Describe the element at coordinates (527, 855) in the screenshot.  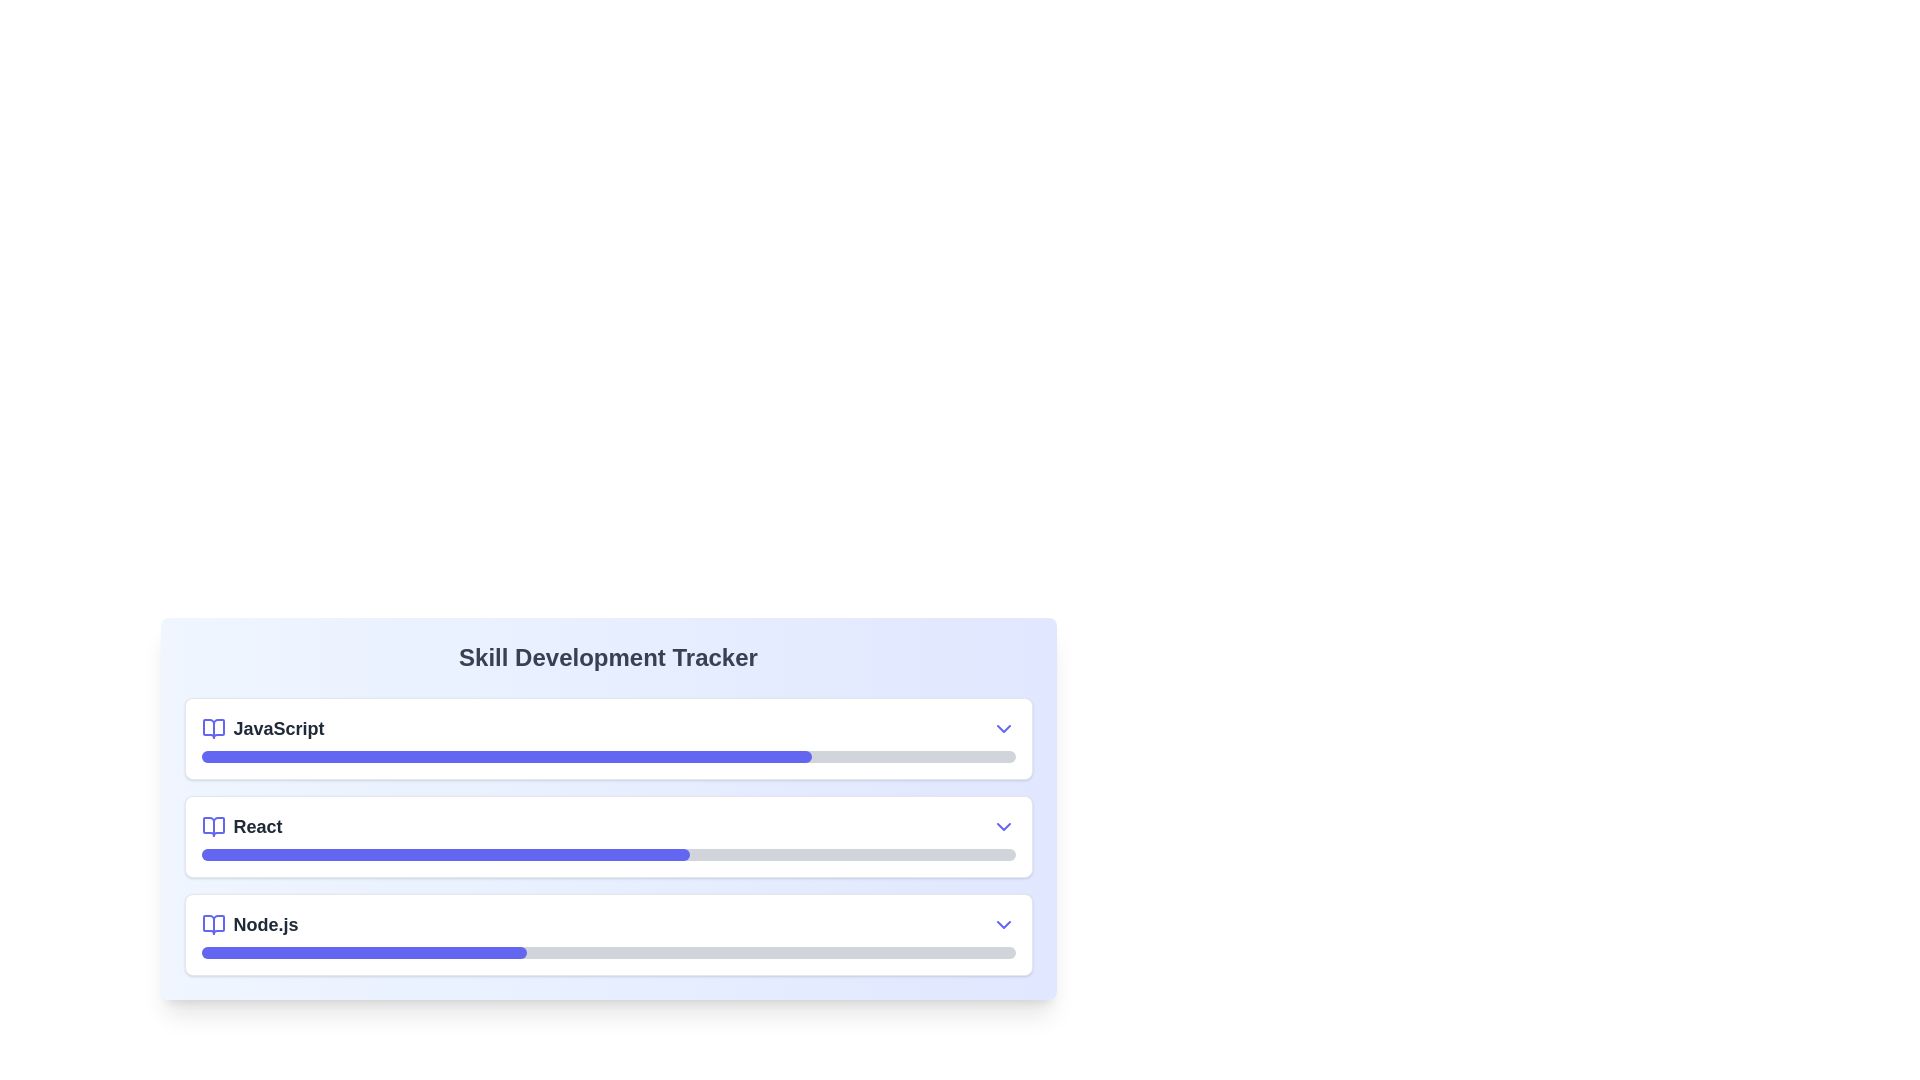
I see `the progress of the bar` at that location.